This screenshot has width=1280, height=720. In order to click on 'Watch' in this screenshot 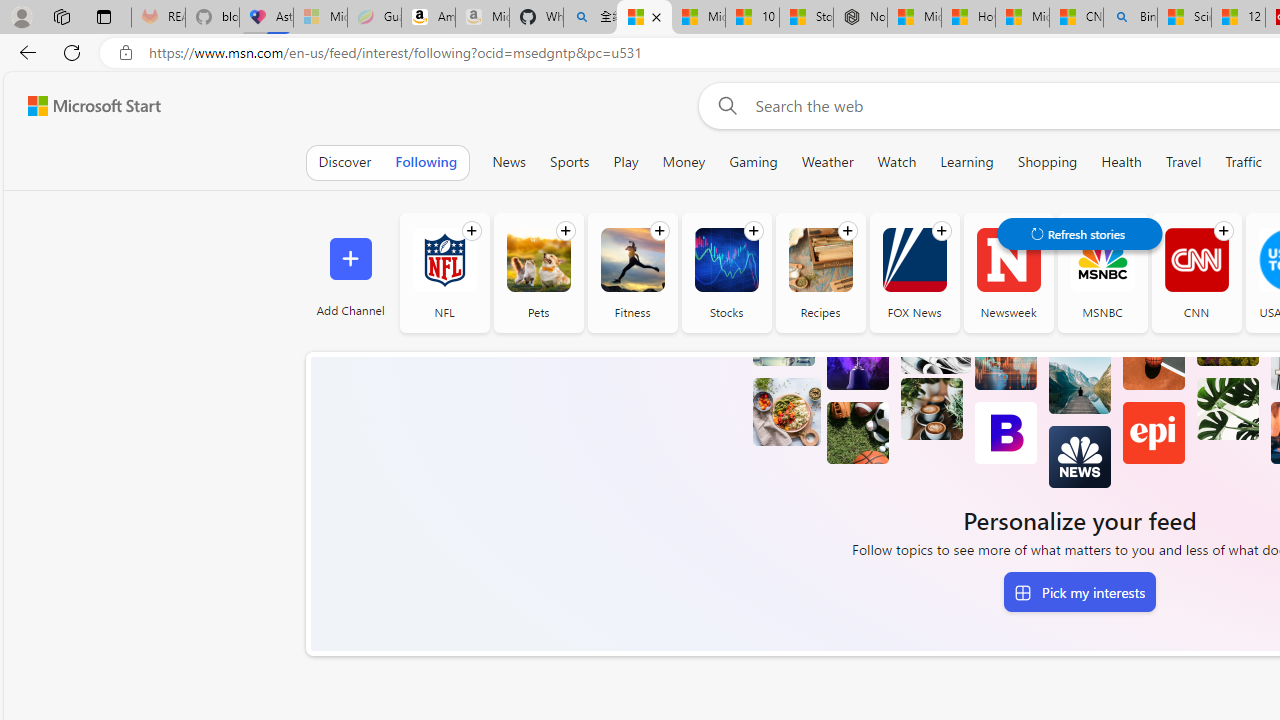, I will do `click(896, 161)`.